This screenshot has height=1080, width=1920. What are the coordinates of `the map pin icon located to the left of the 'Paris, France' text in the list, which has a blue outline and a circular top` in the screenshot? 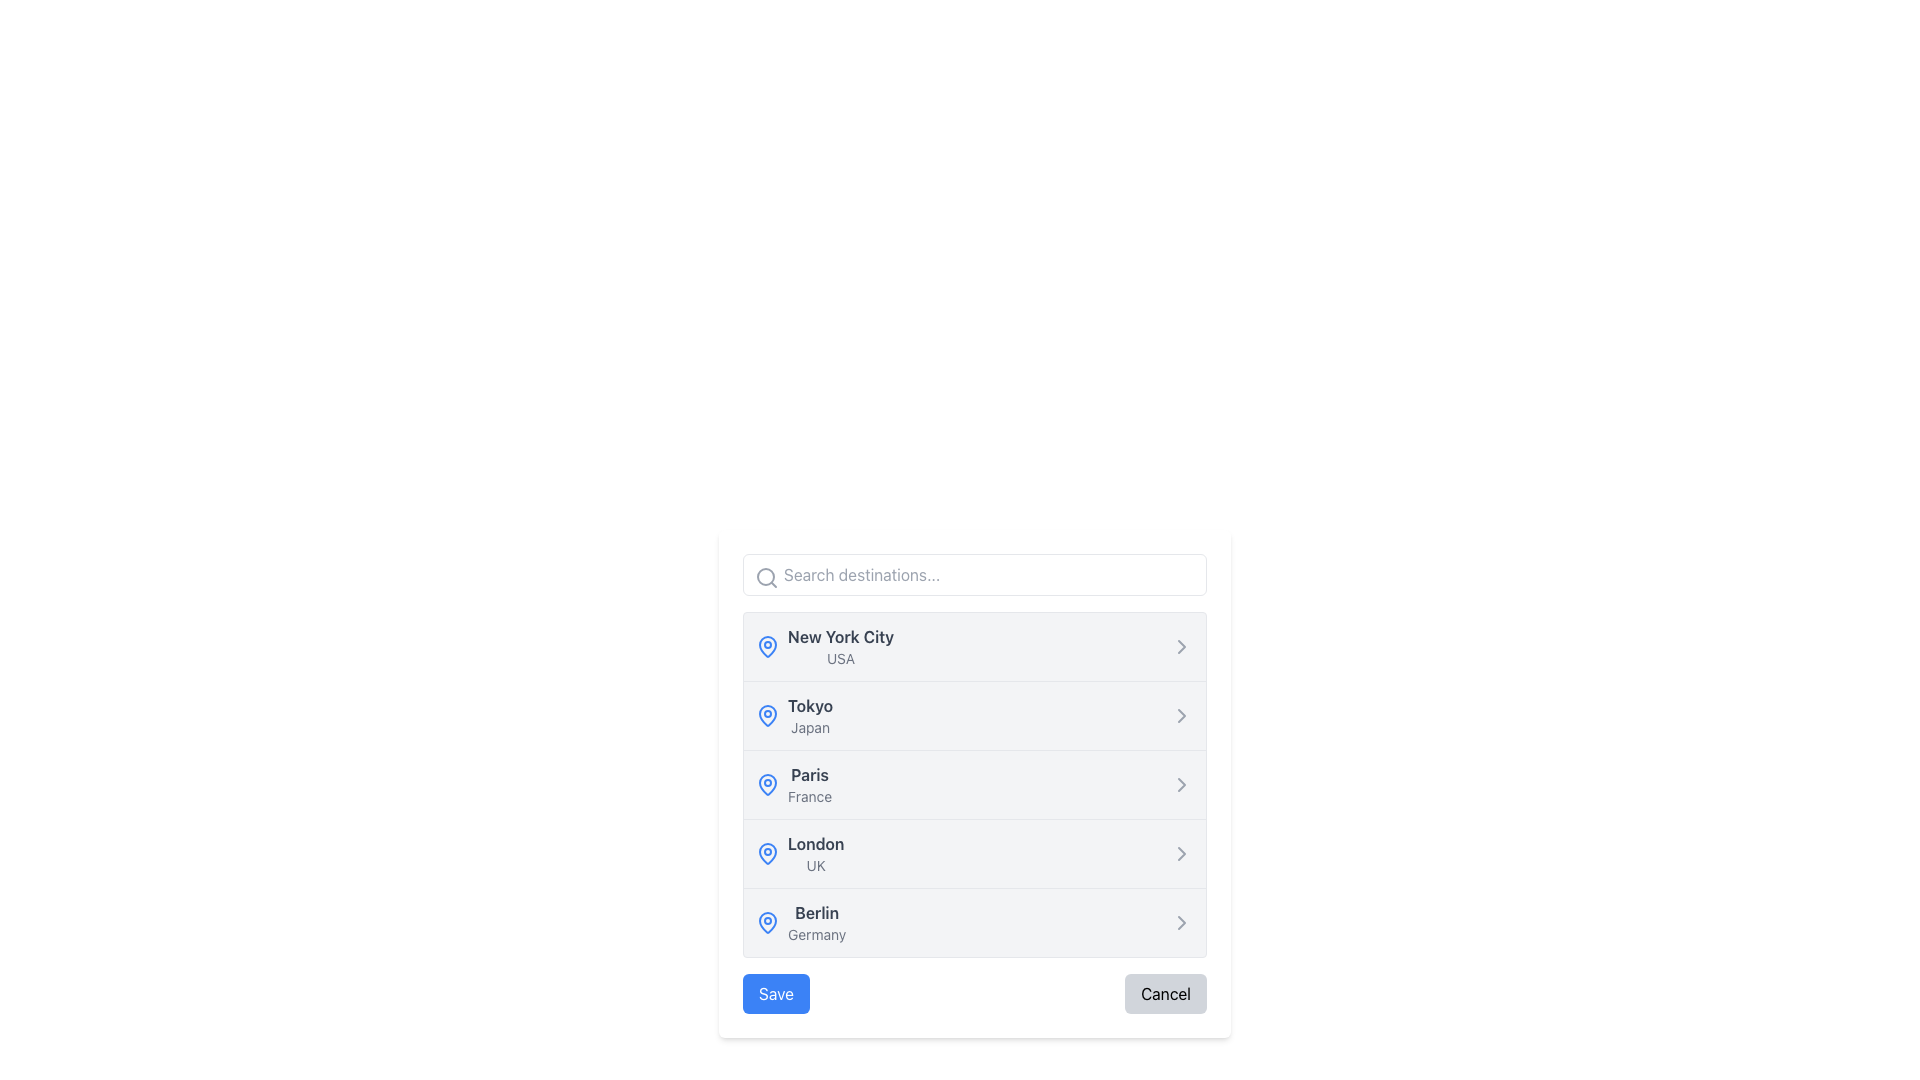 It's located at (767, 782).